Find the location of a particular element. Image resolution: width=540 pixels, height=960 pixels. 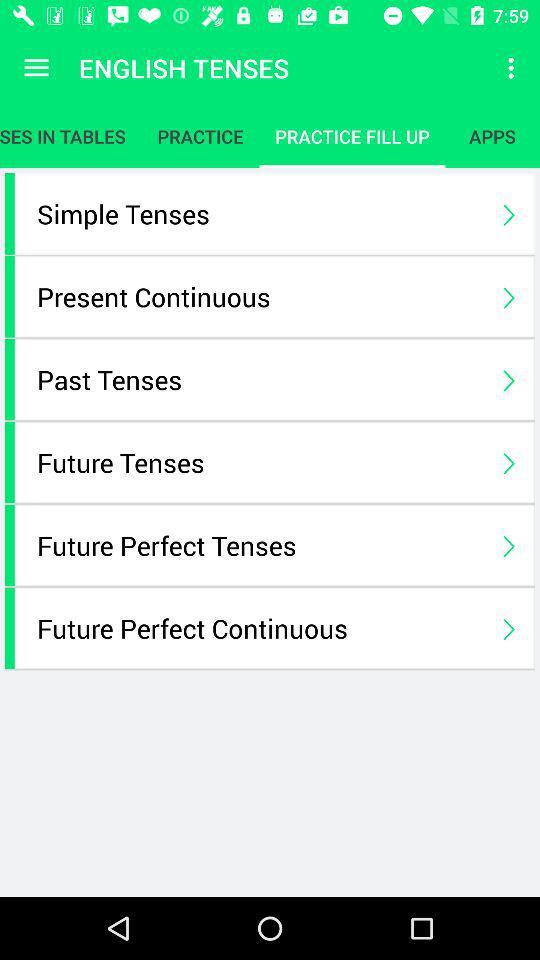

arrow which is next to future tenses is located at coordinates (508, 462).